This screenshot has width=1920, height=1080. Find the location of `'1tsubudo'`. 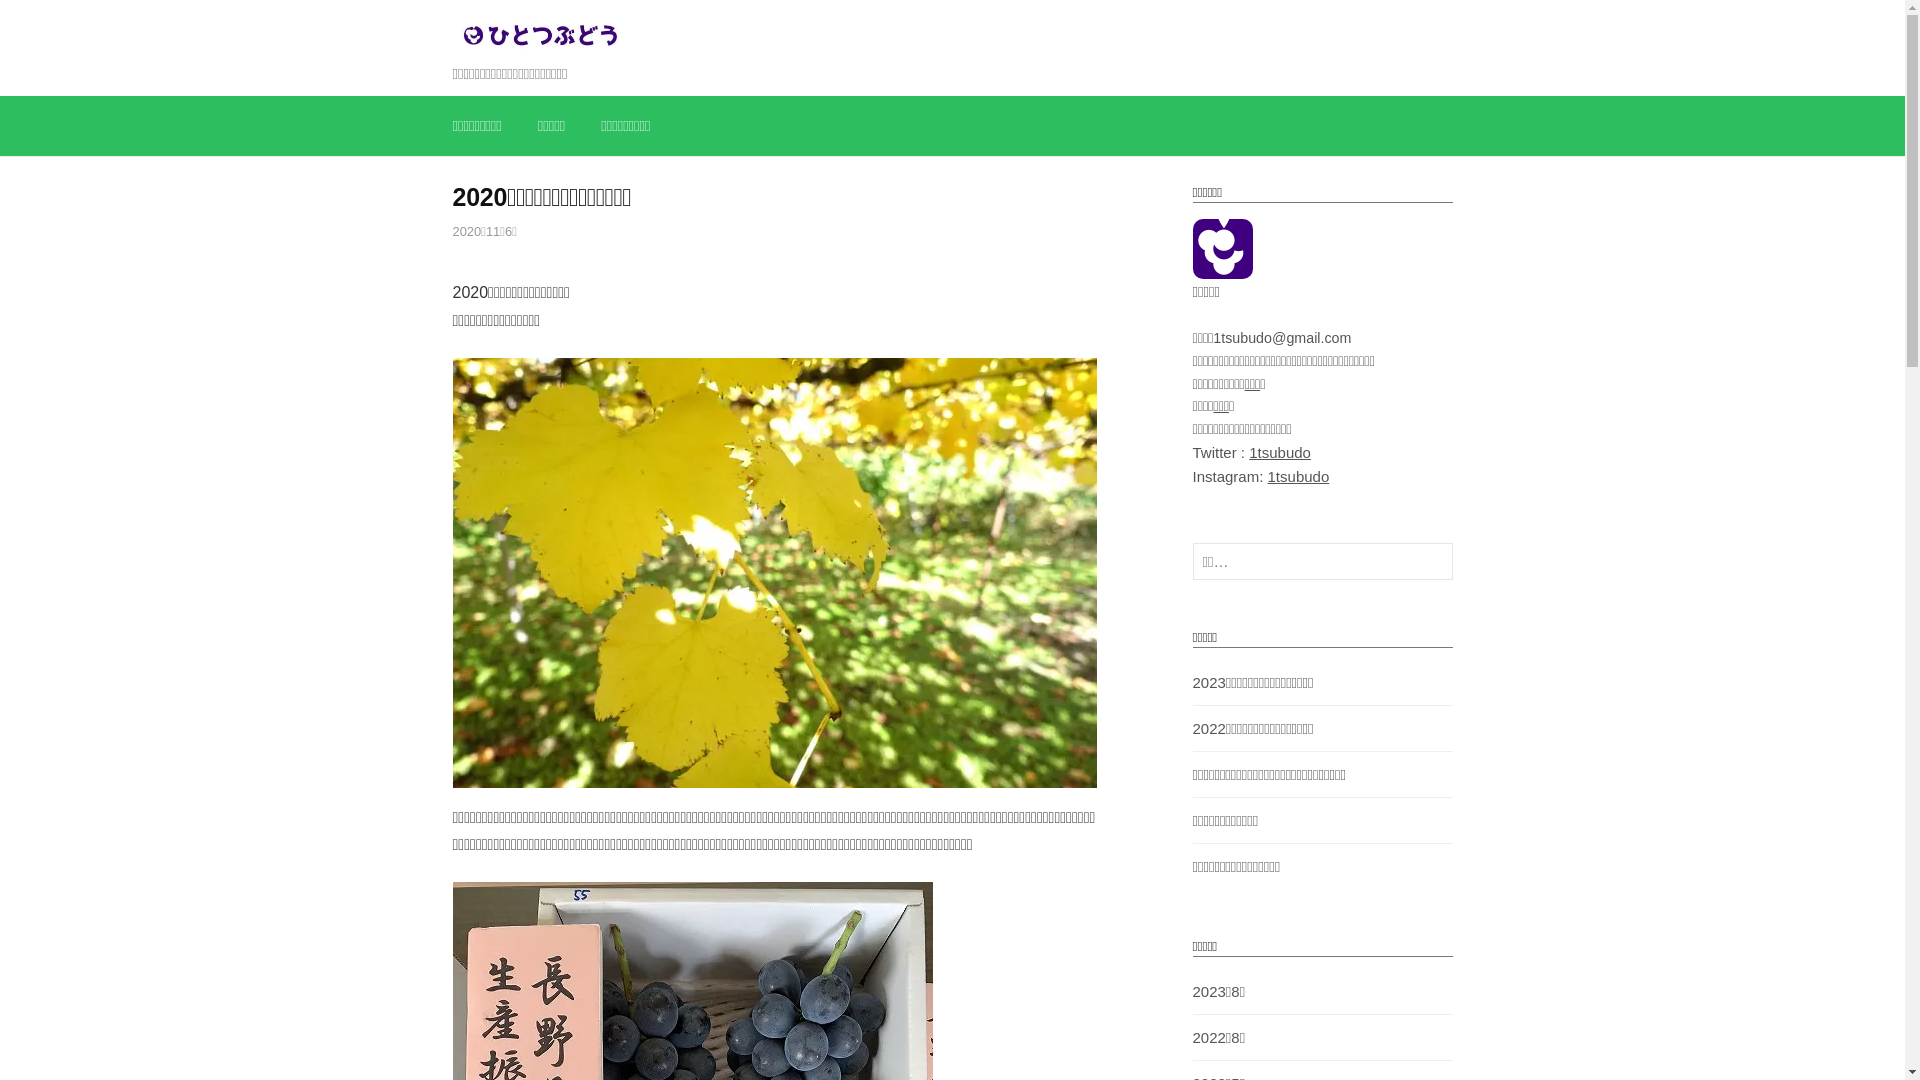

'1tsubudo' is located at coordinates (1299, 476).